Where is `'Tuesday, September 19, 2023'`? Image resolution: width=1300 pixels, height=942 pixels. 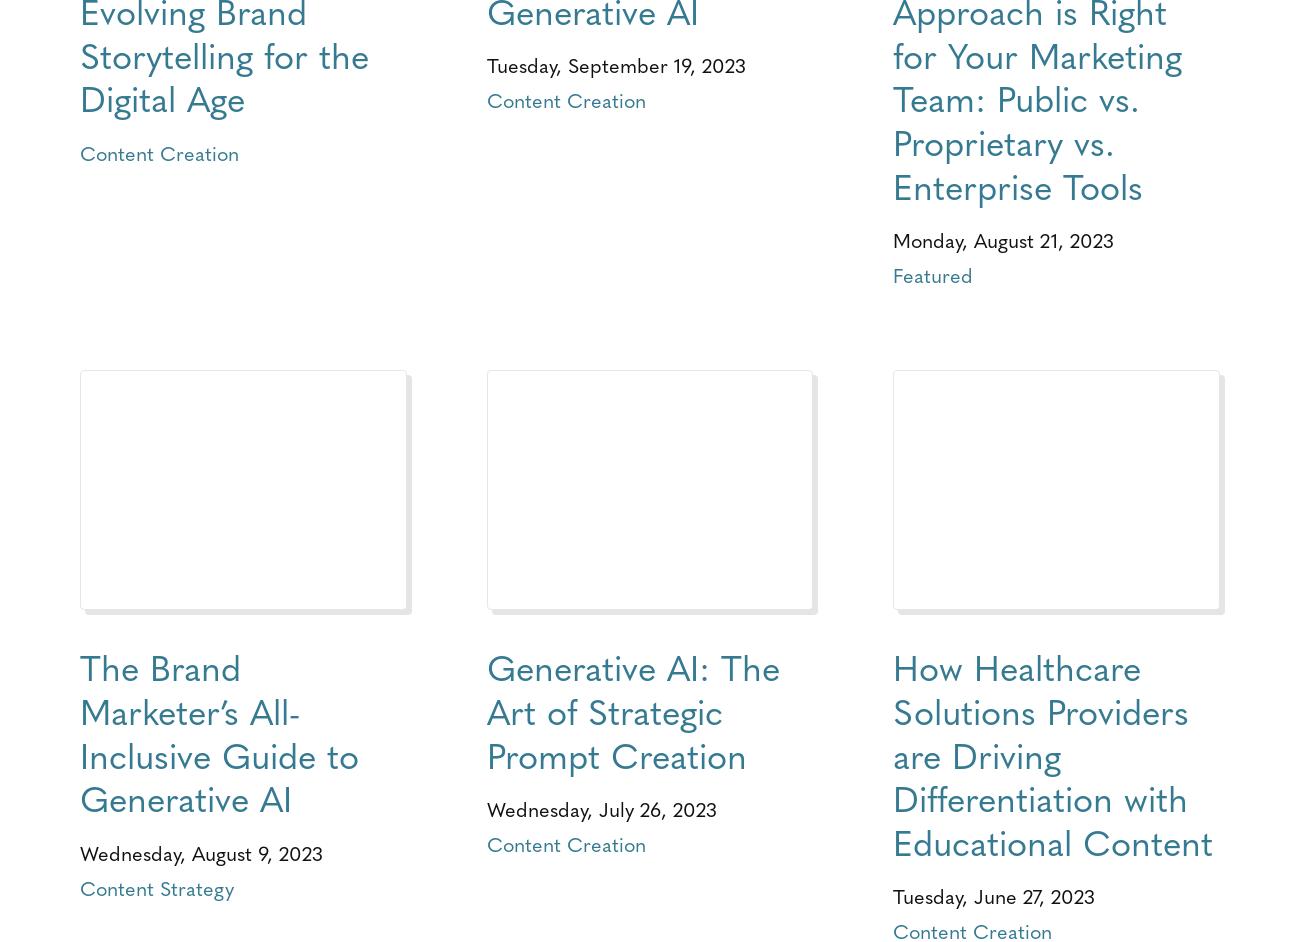 'Tuesday, September 19, 2023' is located at coordinates (615, 63).